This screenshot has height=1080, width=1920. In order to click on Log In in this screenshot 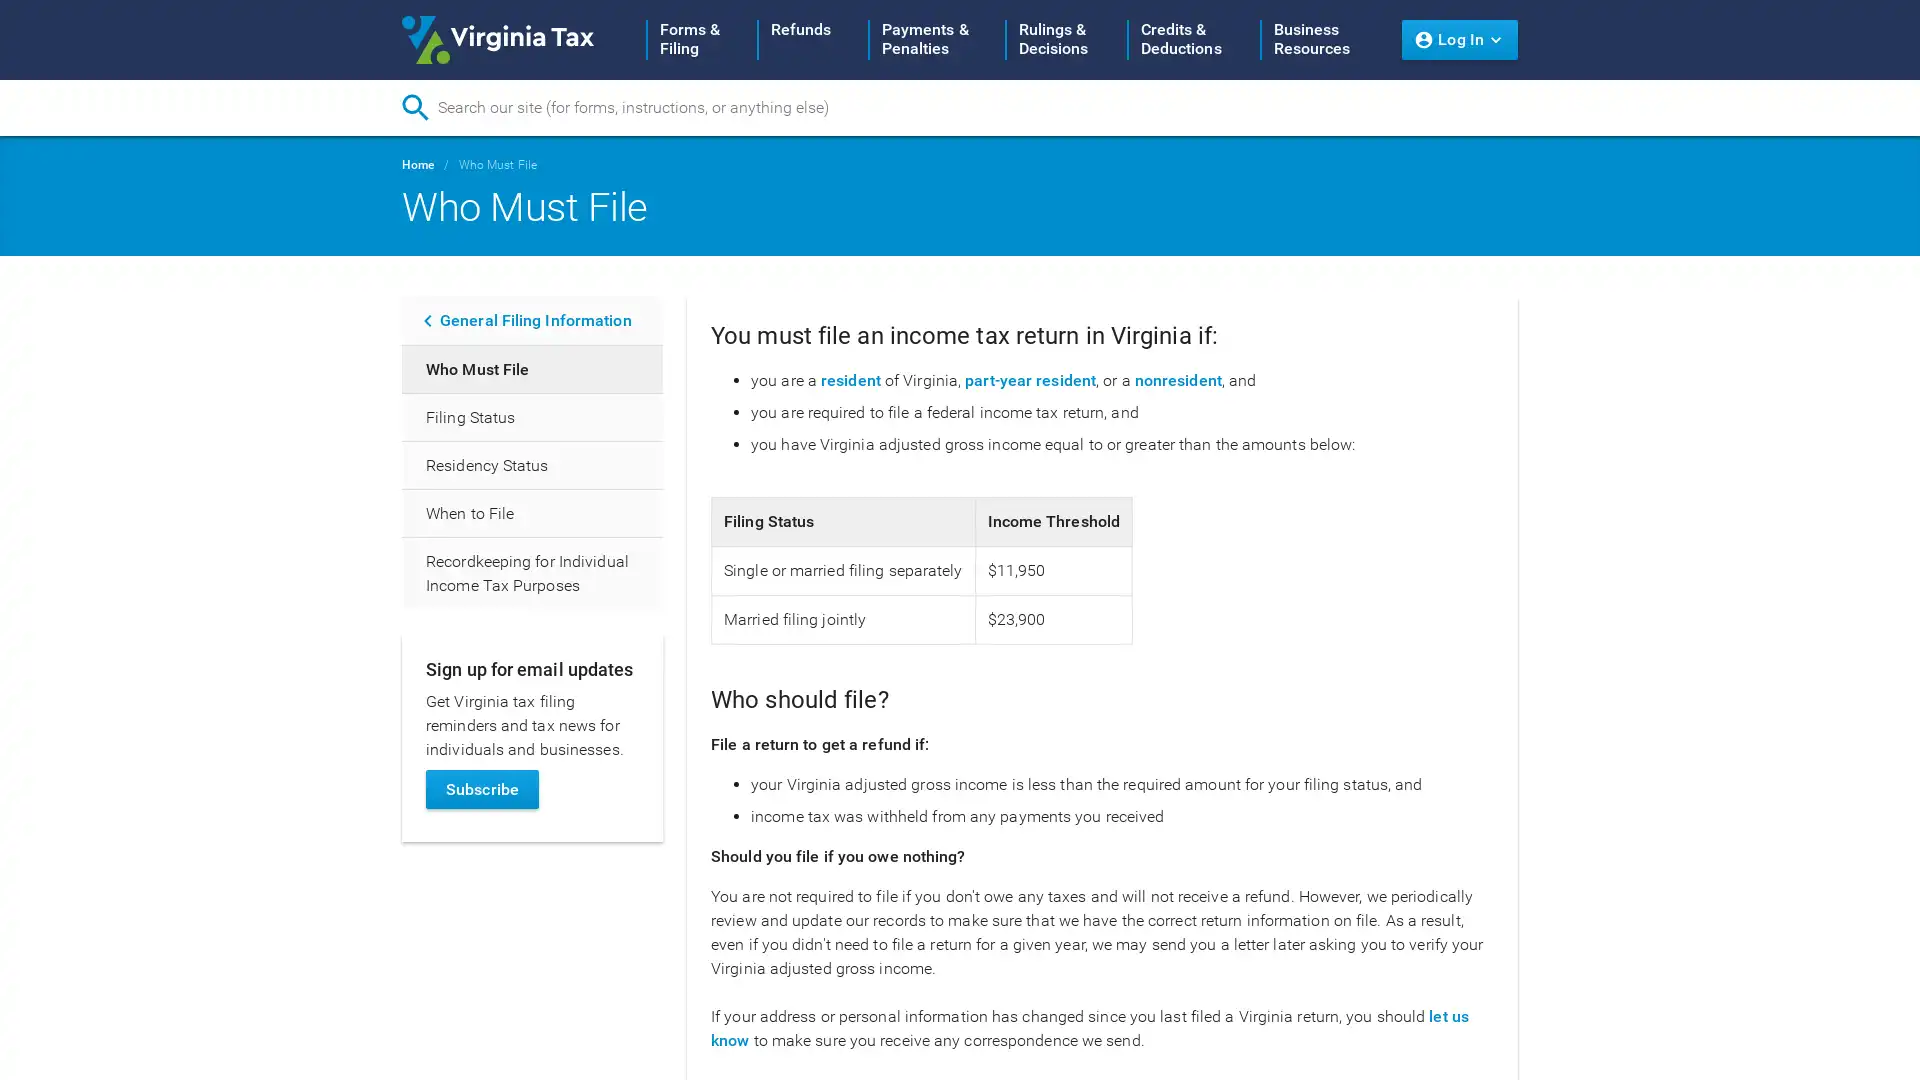, I will do `click(1459, 39)`.